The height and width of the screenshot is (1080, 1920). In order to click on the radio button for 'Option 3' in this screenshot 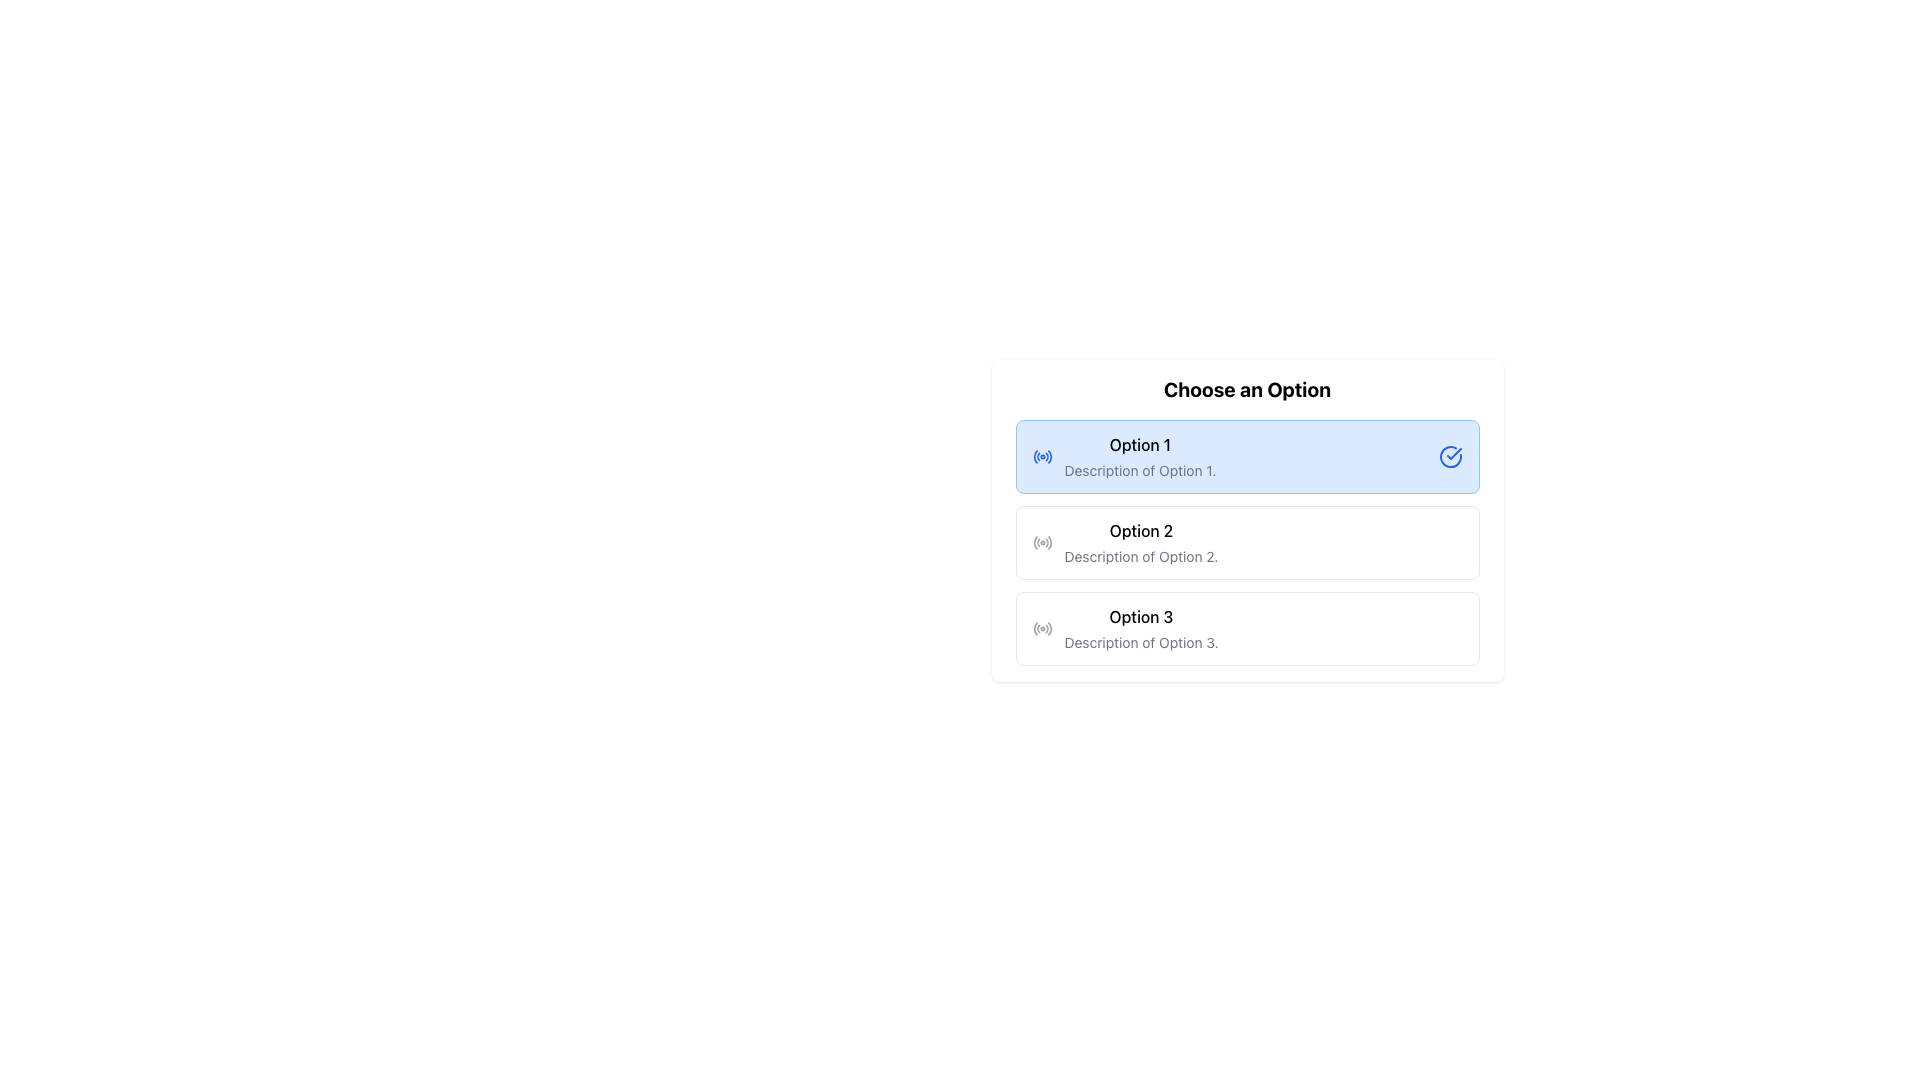, I will do `click(1041, 627)`.